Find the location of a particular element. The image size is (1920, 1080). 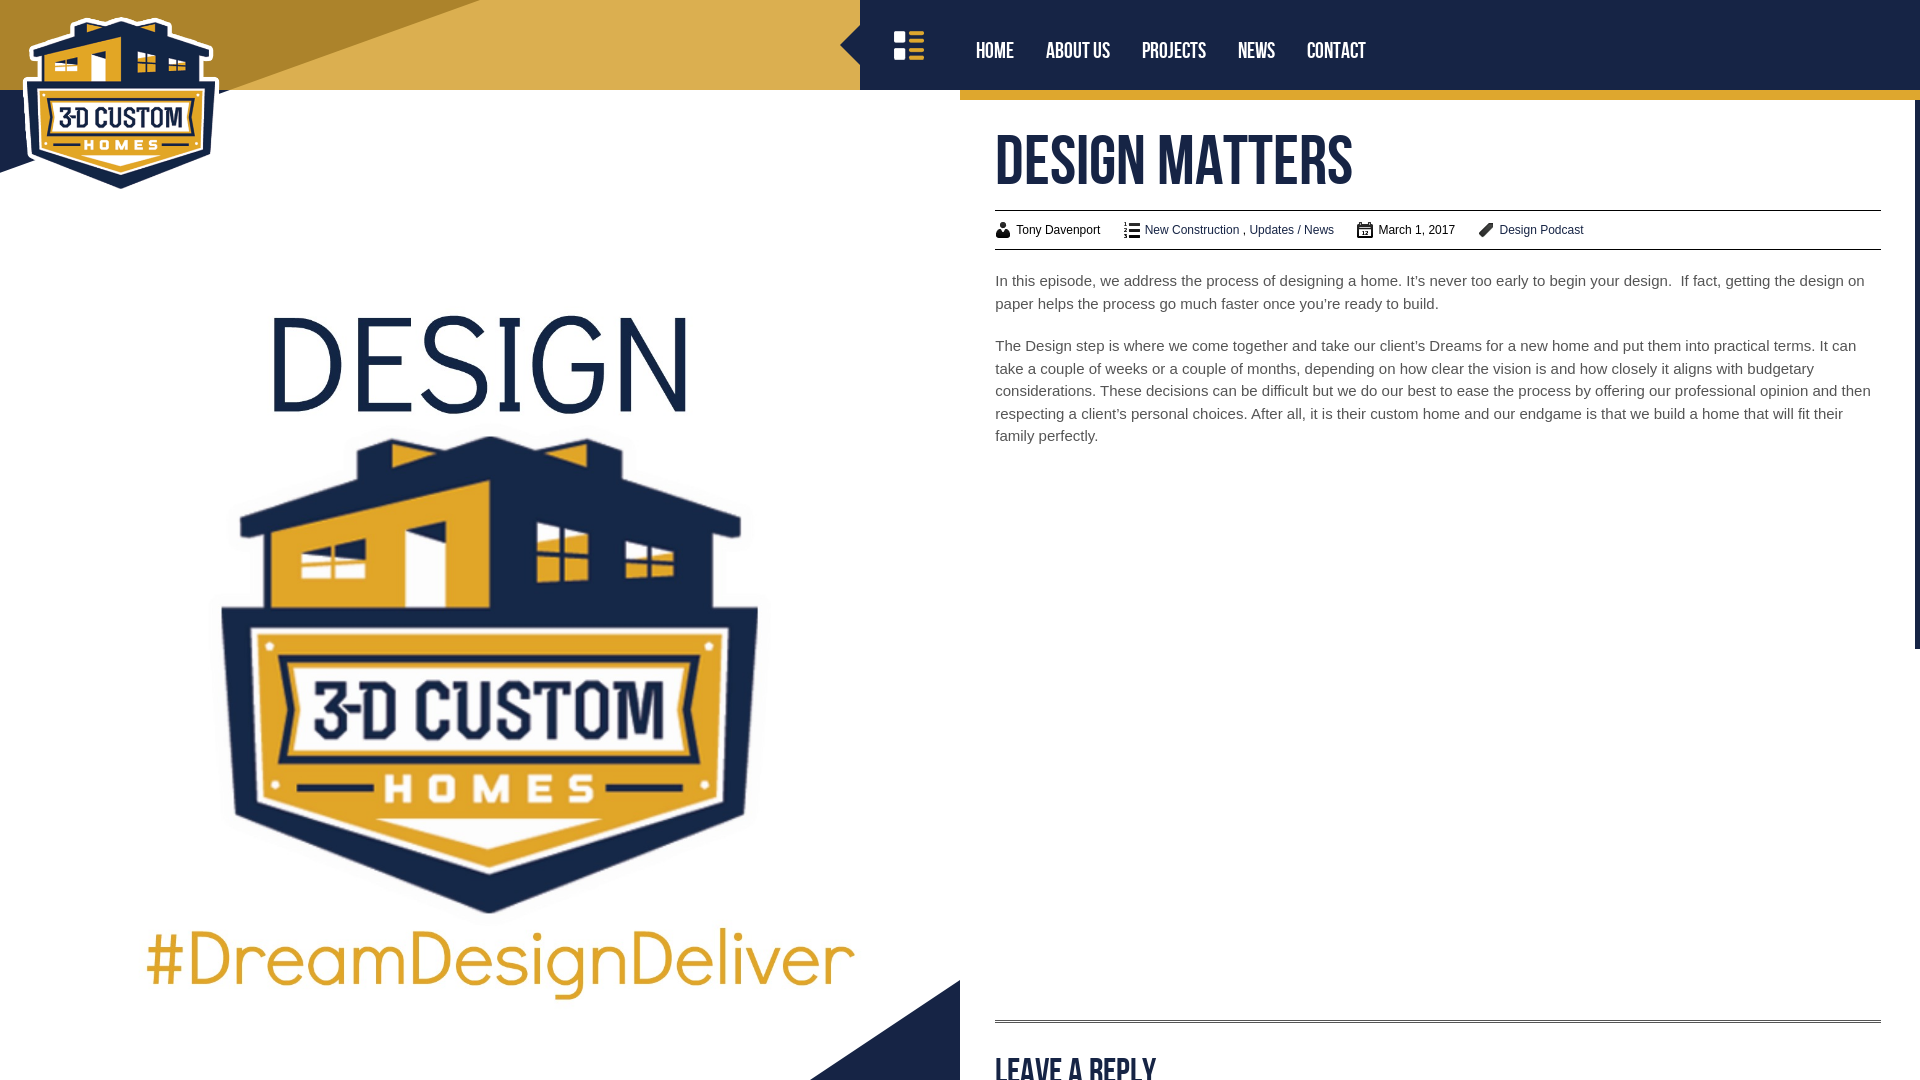

'Projects' is located at coordinates (1174, 49).